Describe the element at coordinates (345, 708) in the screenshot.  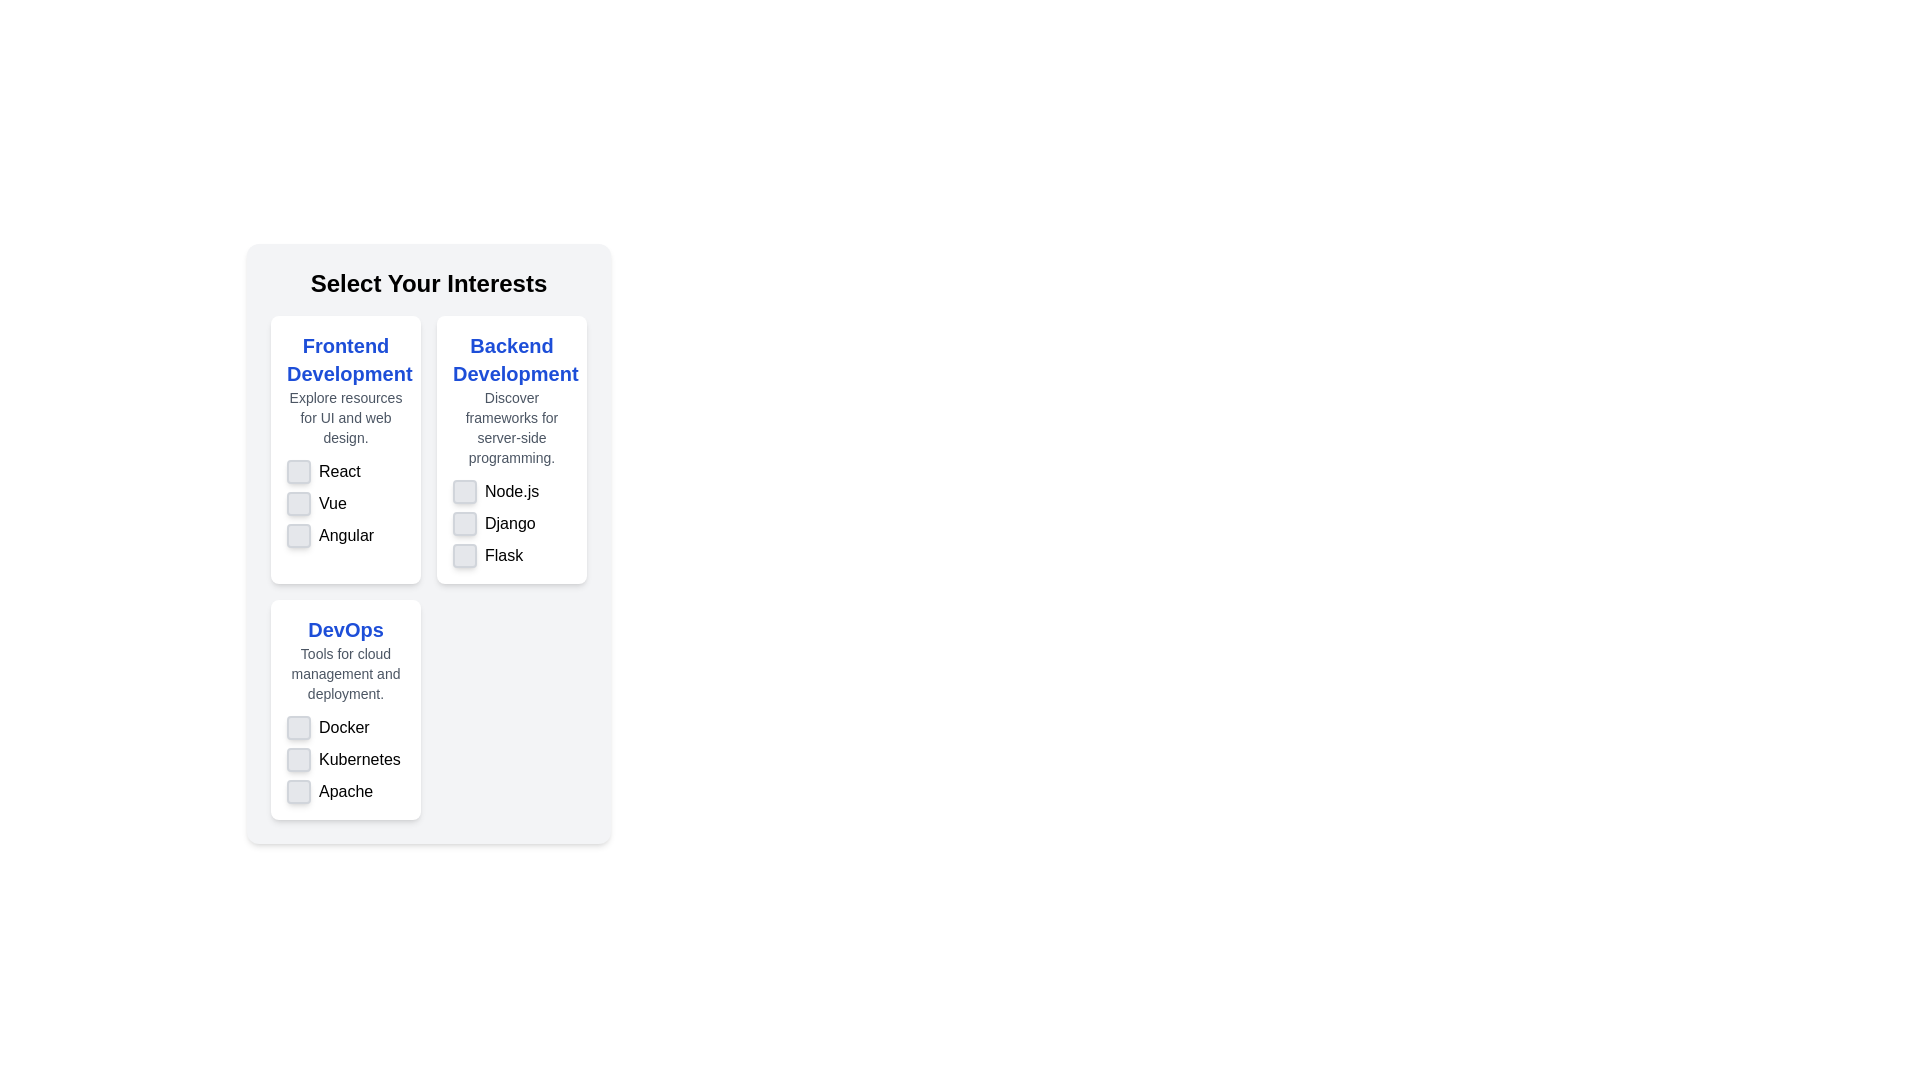
I see `the checkboxes within the selection card for the 'DevOps' category` at that location.